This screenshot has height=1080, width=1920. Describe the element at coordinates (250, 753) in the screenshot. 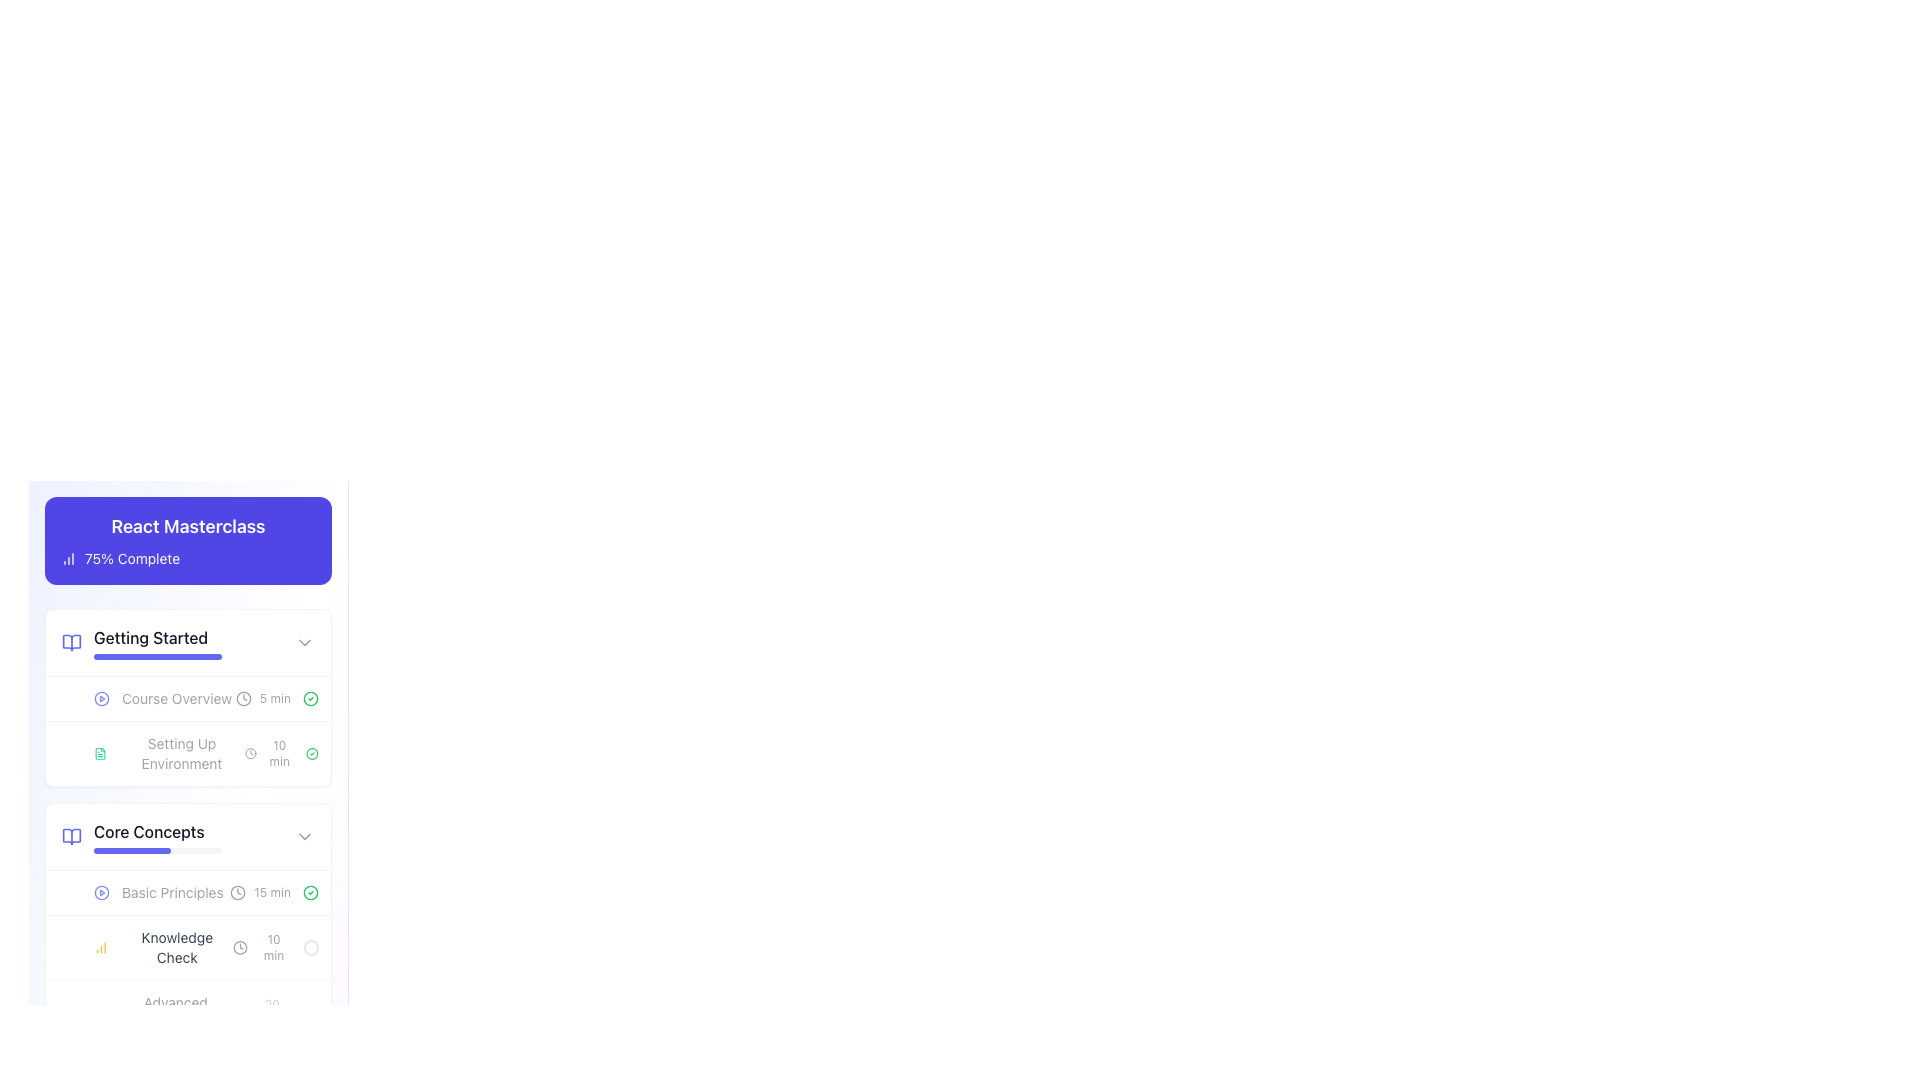

I see `the circular clock icon next to the '10 min' text in the 'Setting Up Environment' list item under the 'Getting Started' section` at that location.